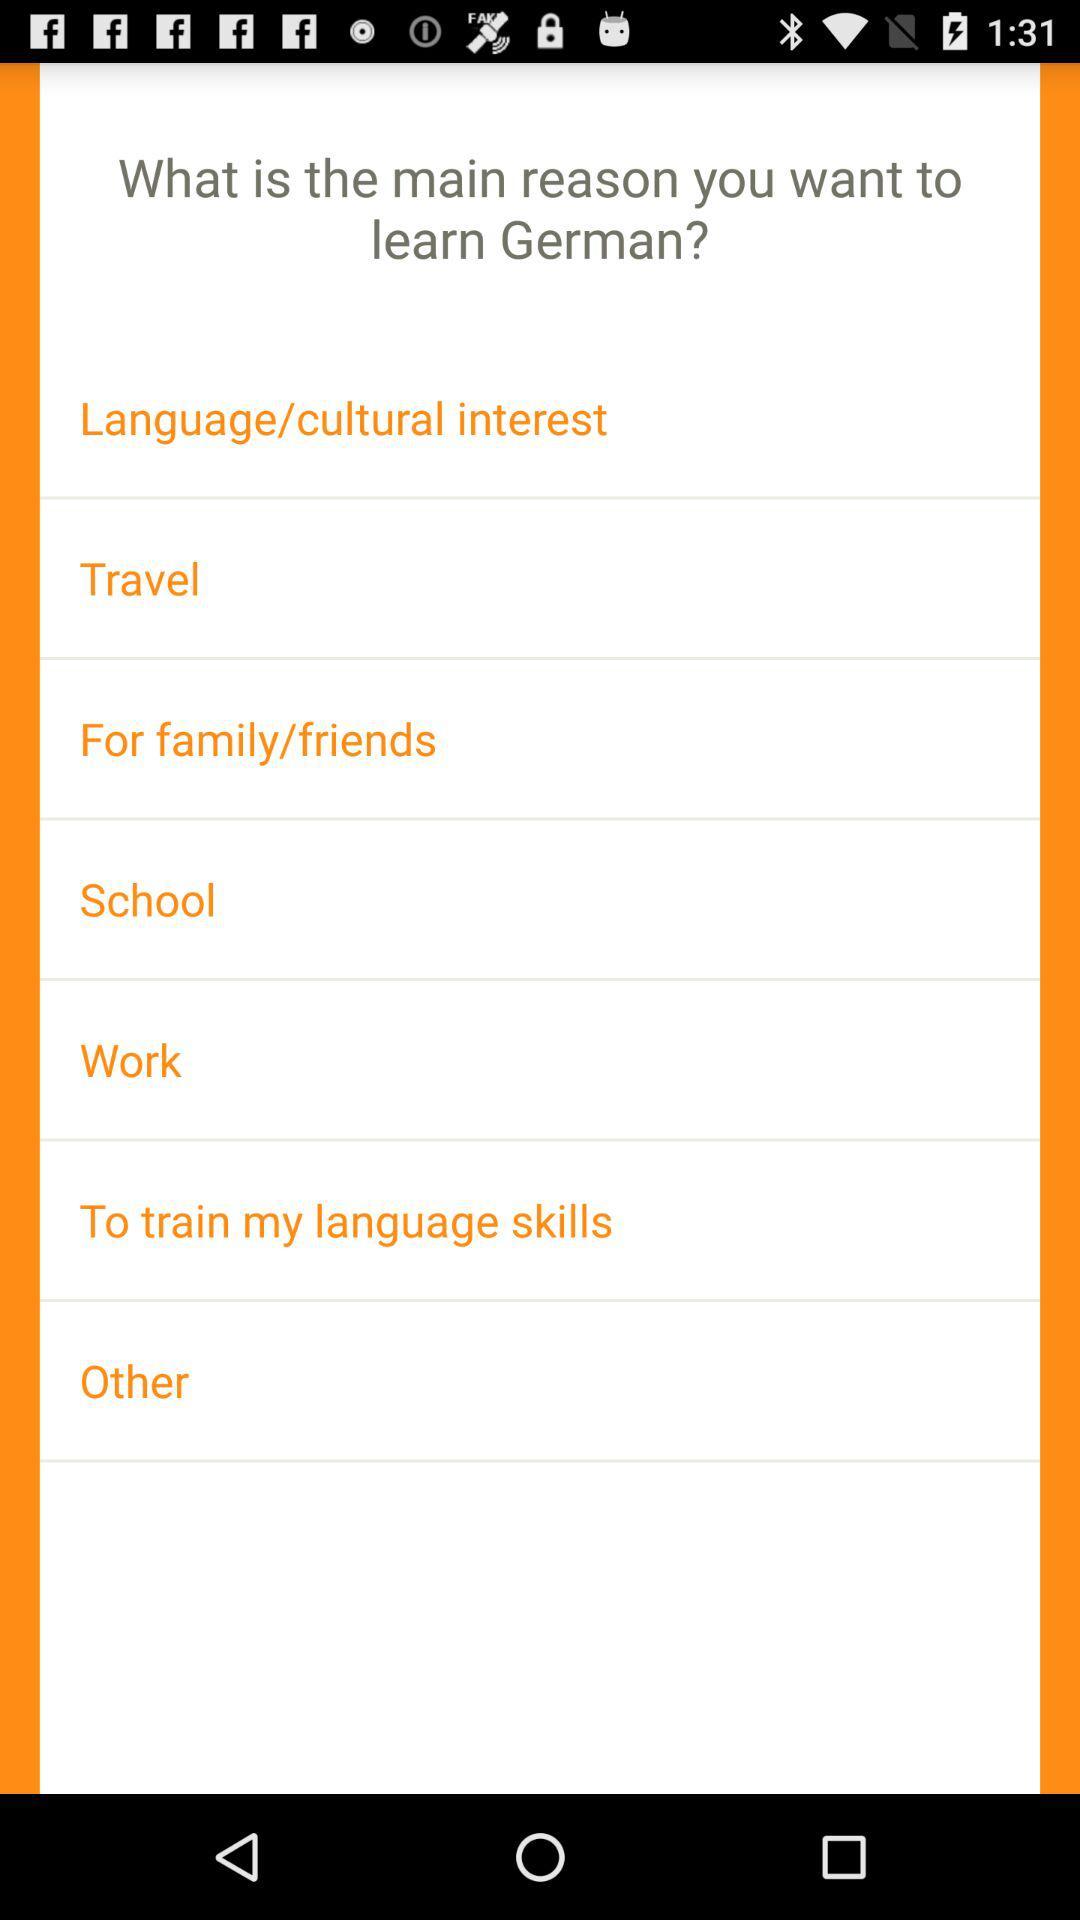 This screenshot has width=1080, height=1920. What do you see at coordinates (540, 1058) in the screenshot?
I see `work icon` at bounding box center [540, 1058].